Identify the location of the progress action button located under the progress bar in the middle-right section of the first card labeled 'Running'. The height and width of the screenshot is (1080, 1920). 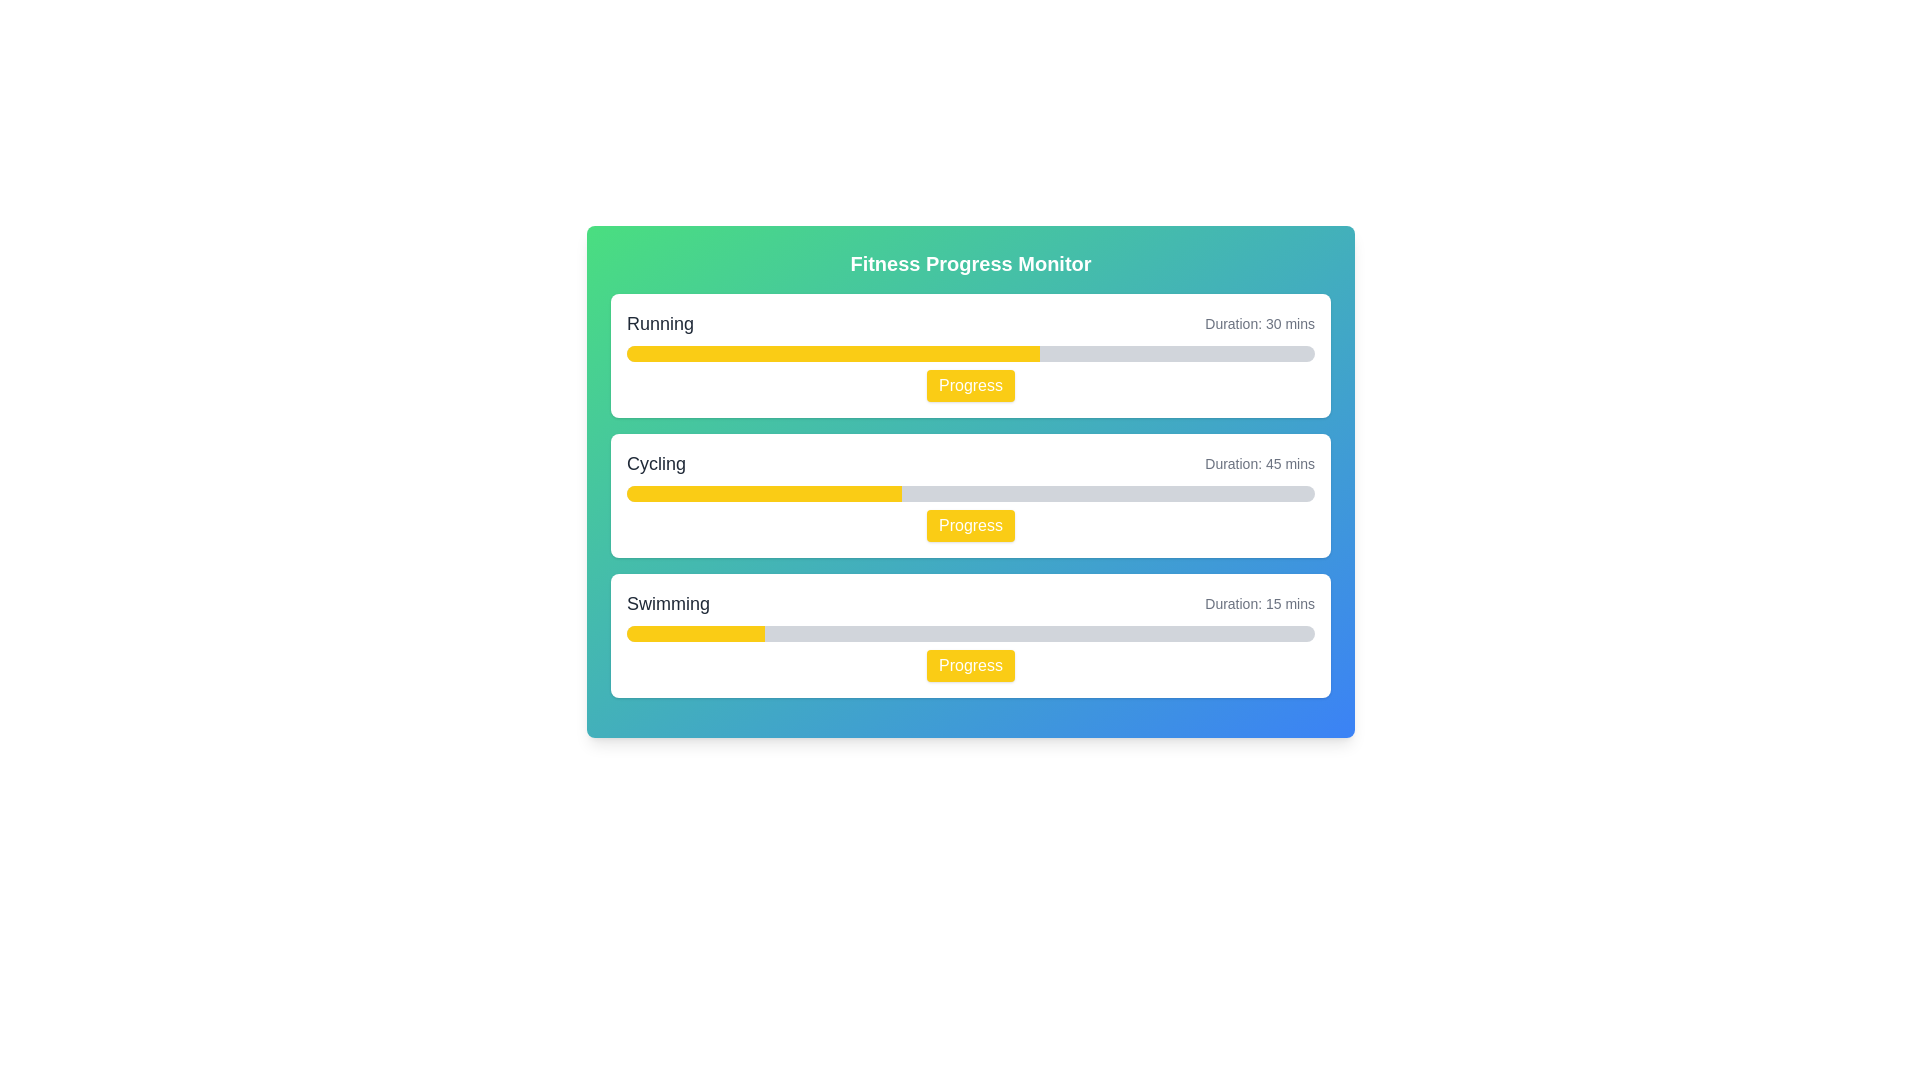
(970, 385).